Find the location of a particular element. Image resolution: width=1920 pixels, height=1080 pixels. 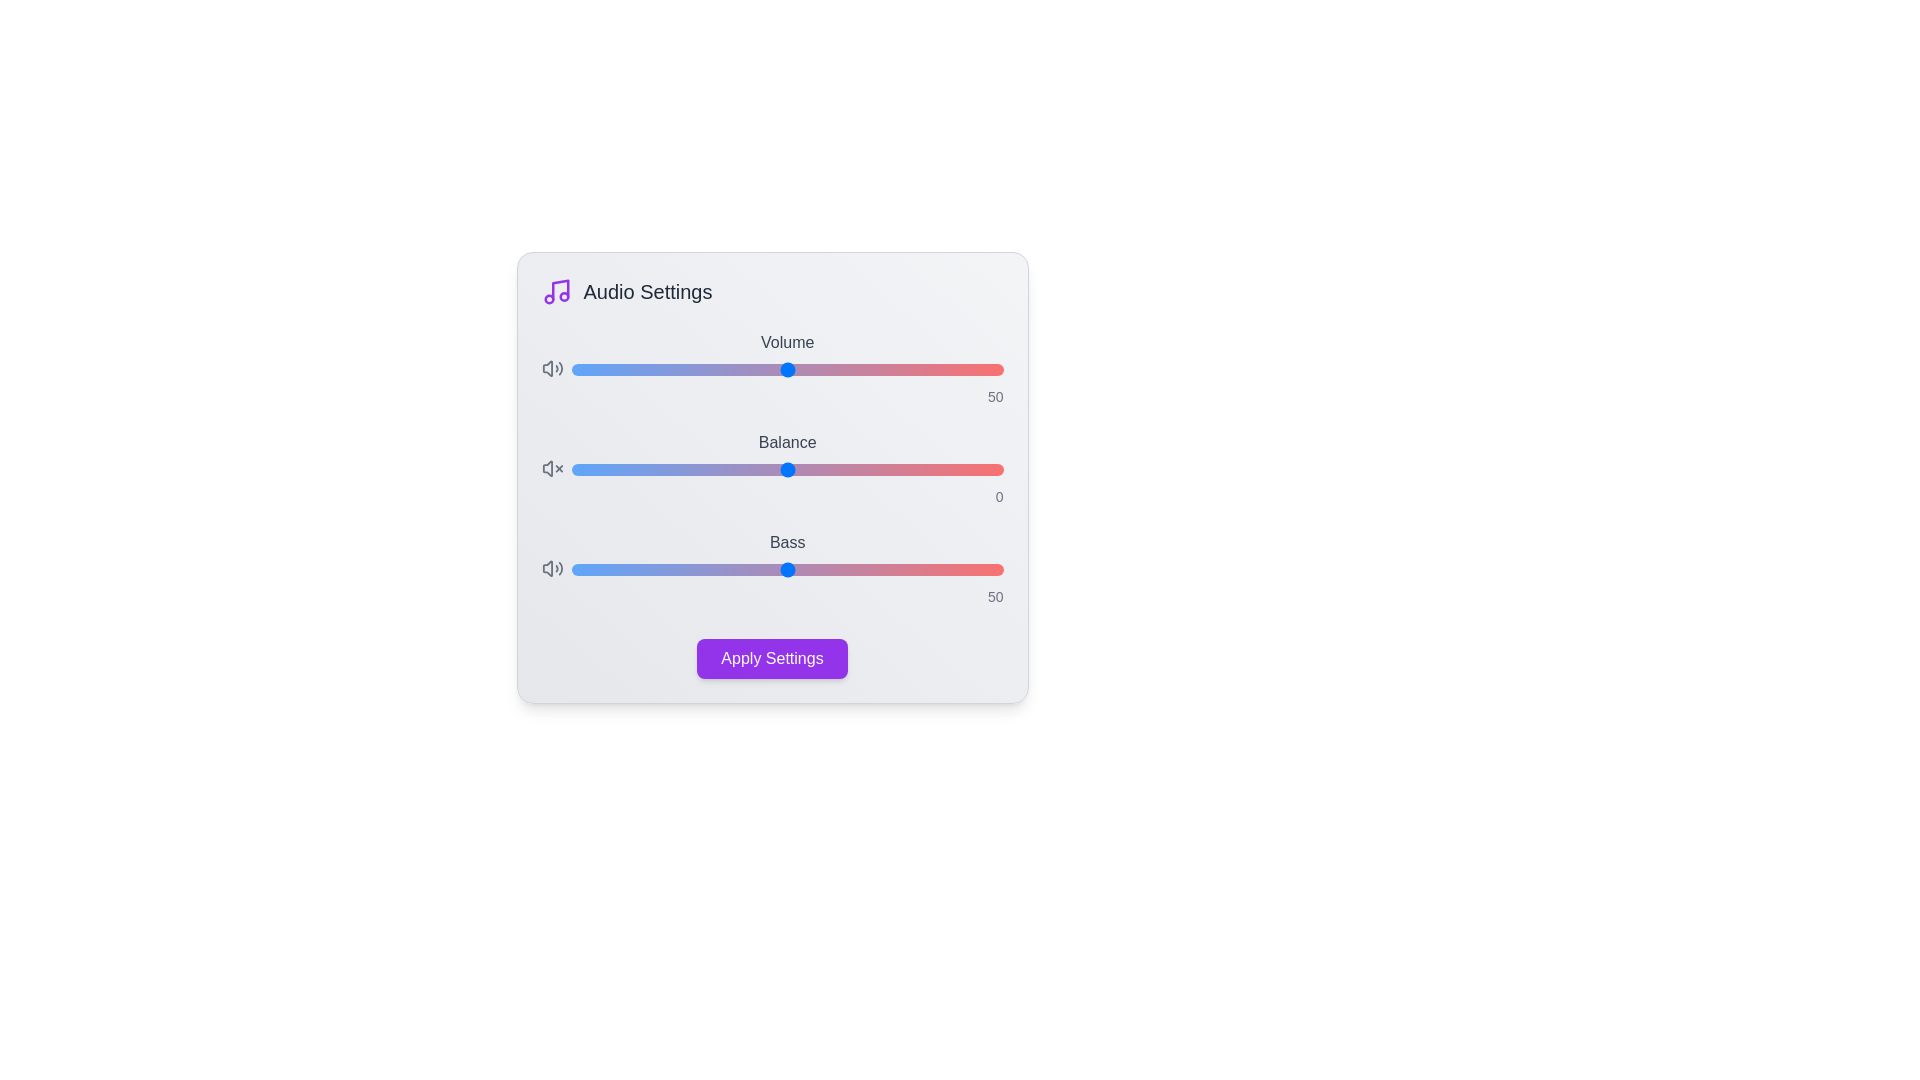

the 'Balance' slider to the specified value 31 is located at coordinates (920, 470).